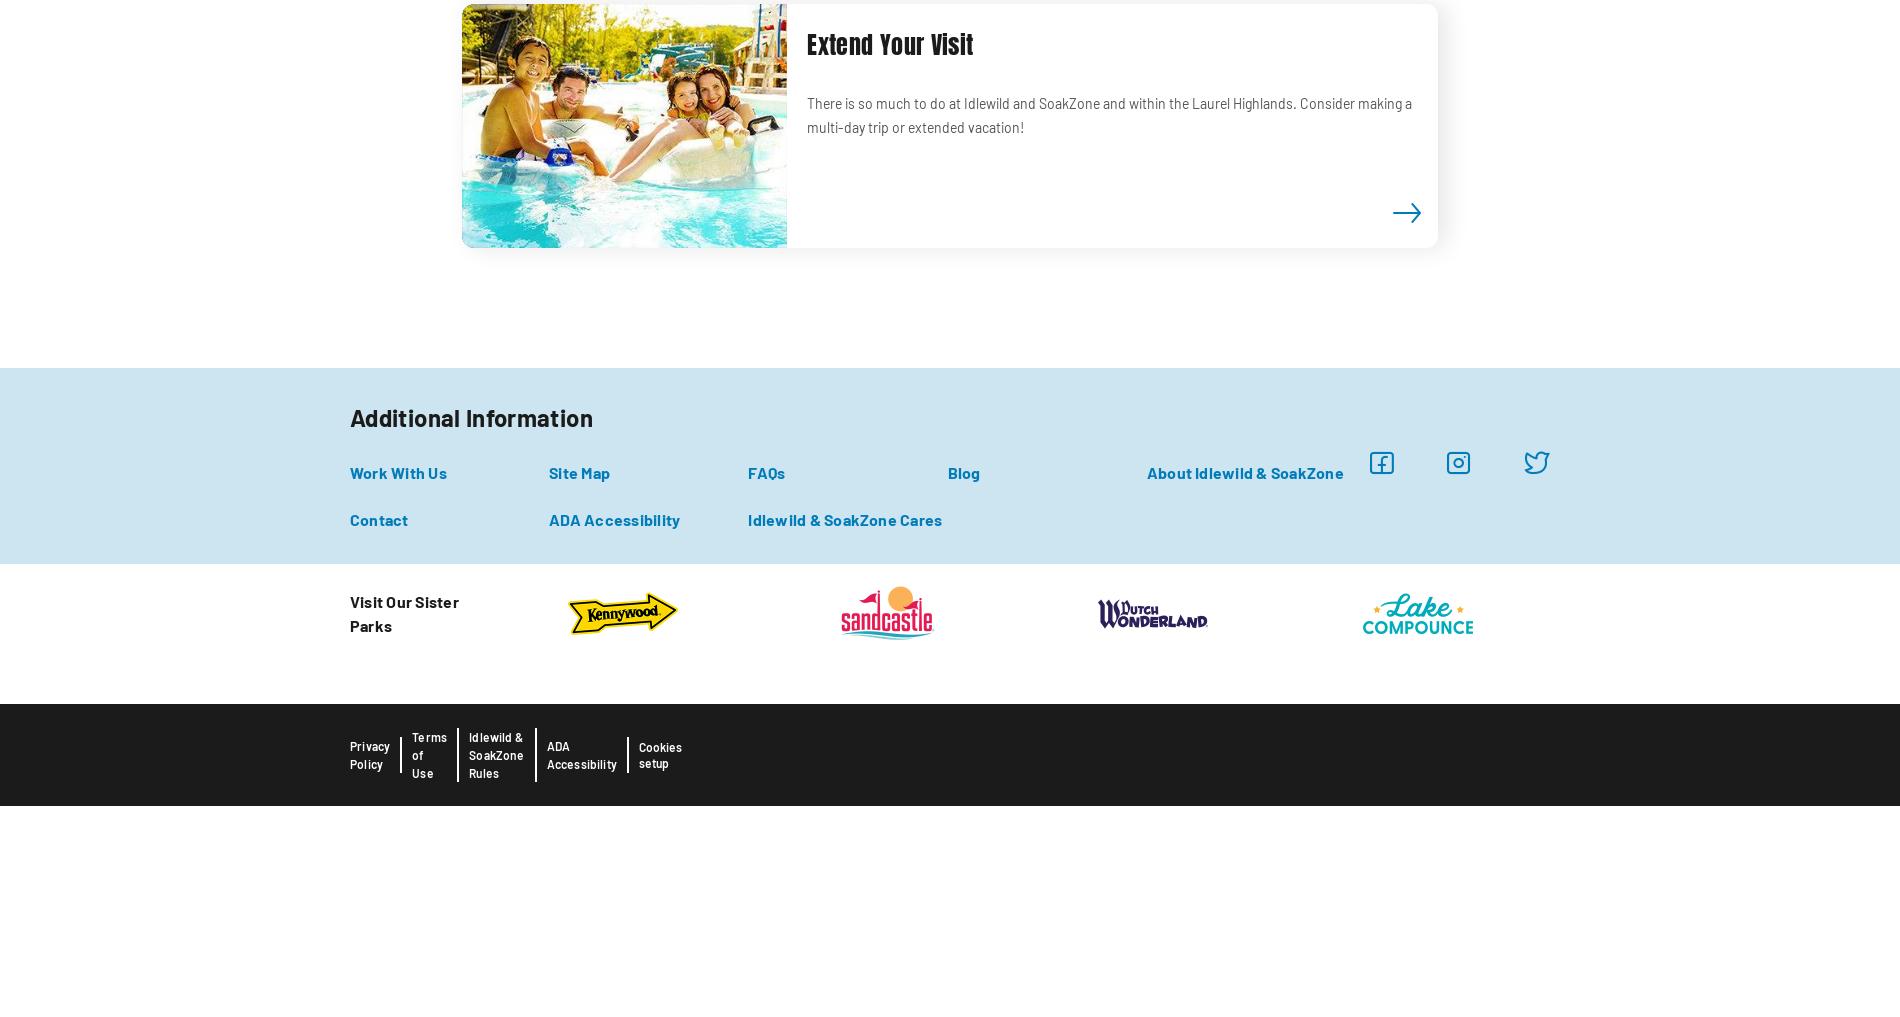 The image size is (1900, 1017). Describe the element at coordinates (378, 518) in the screenshot. I see `'Contact'` at that location.